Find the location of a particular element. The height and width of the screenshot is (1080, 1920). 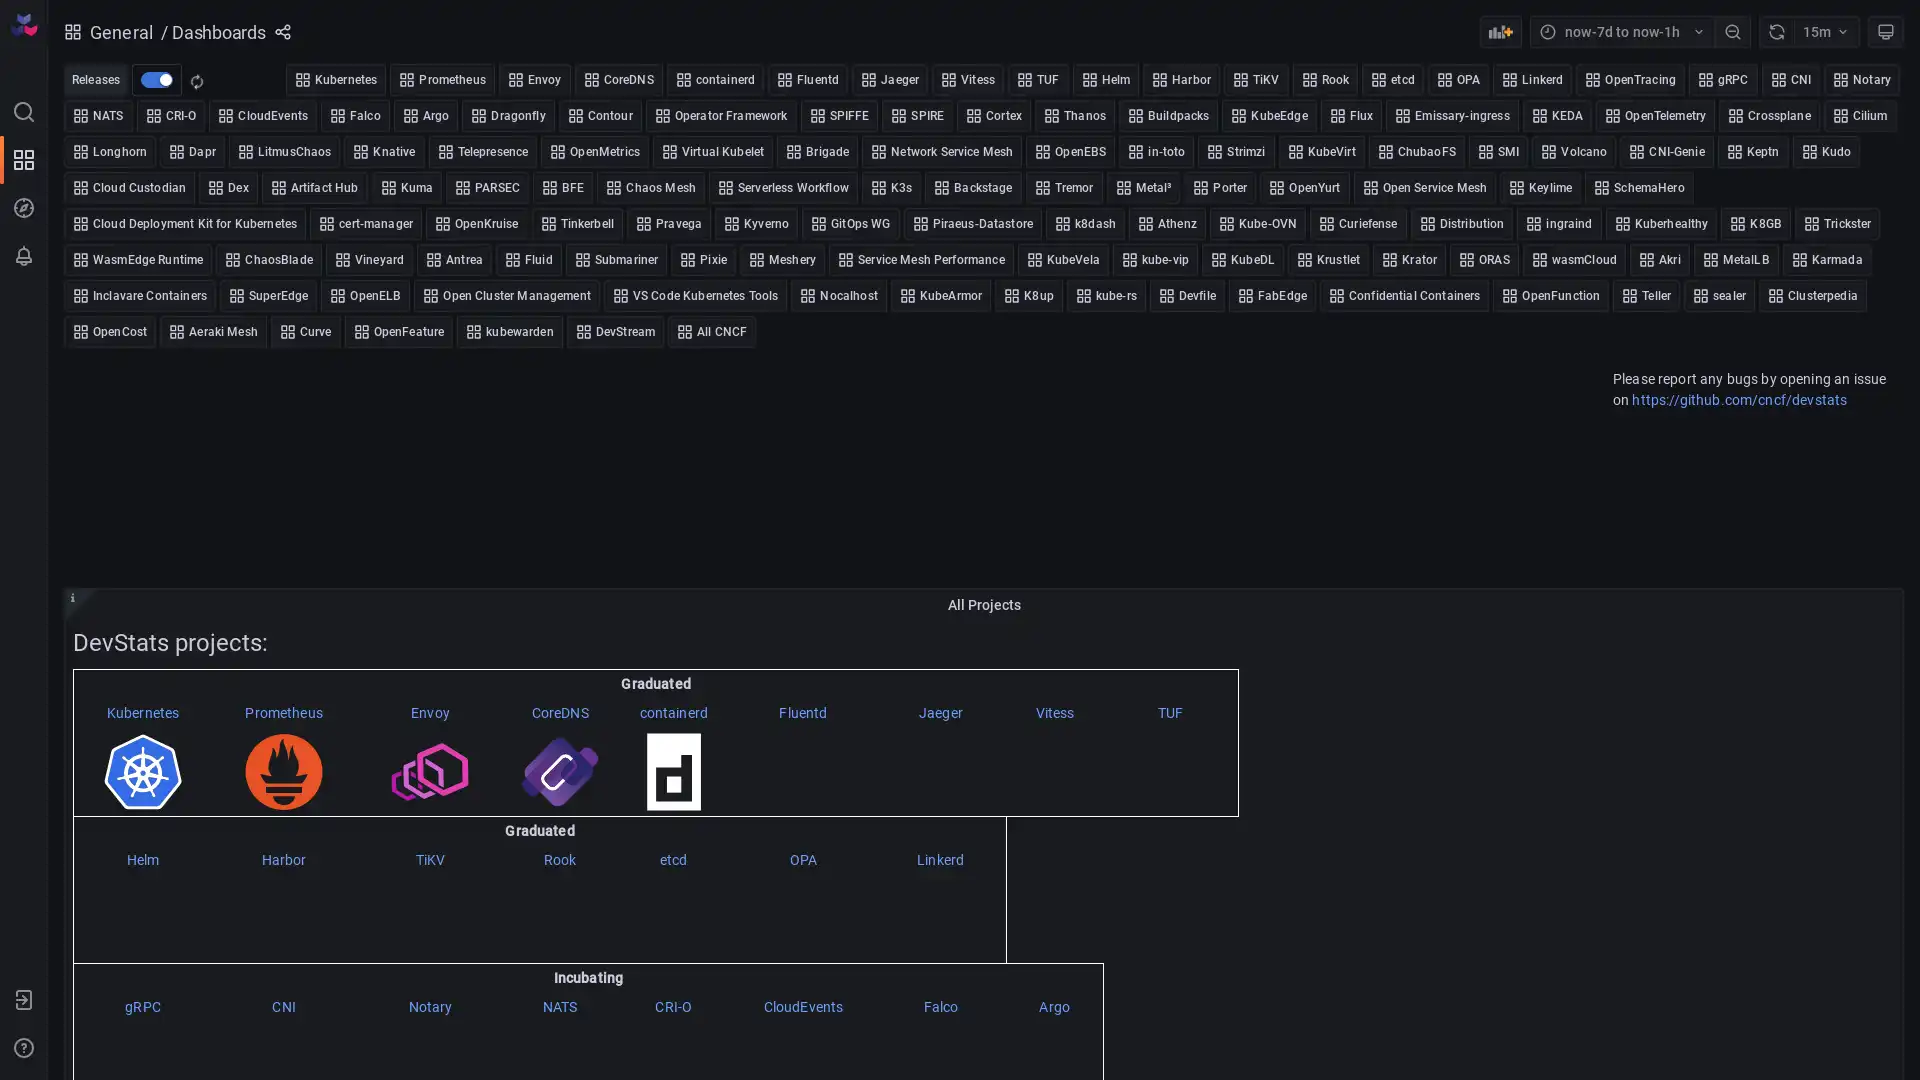

Refresh dashboard is located at coordinates (1775, 31).